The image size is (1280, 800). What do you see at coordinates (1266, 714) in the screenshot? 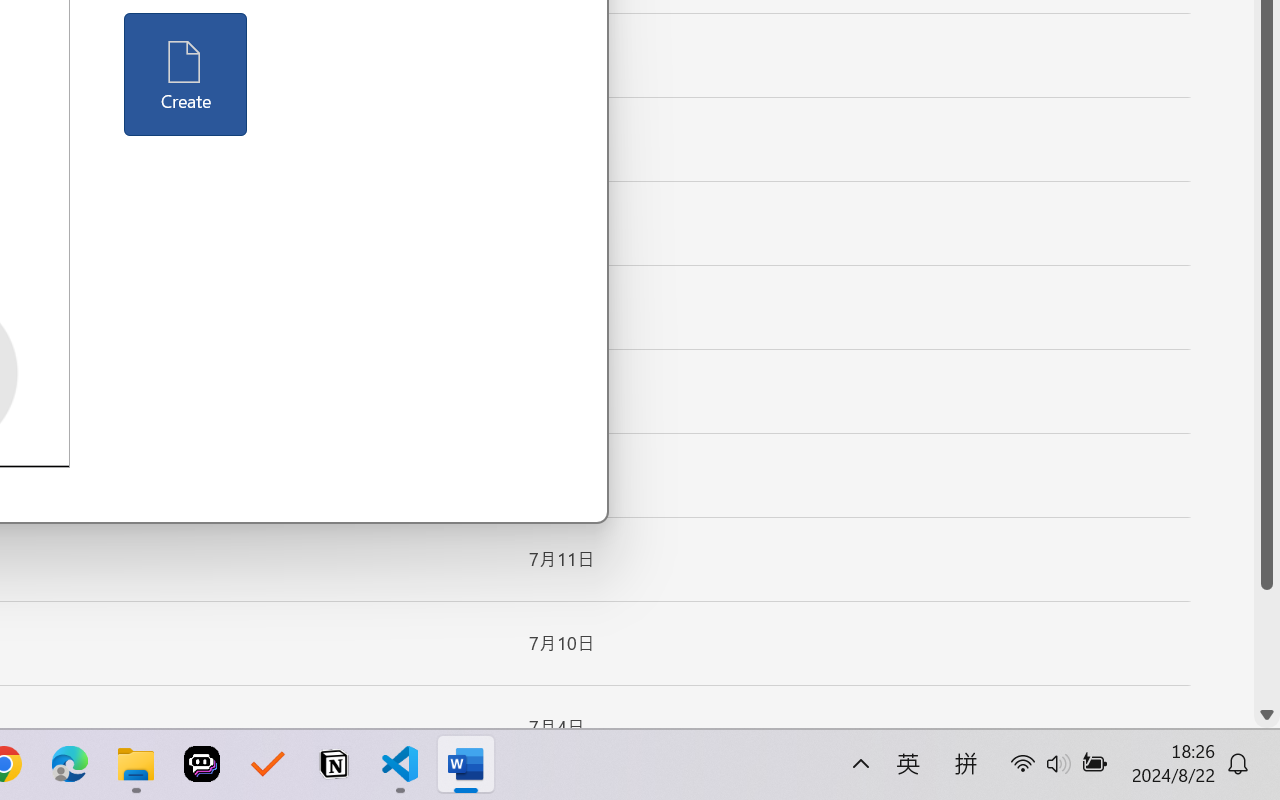
I see `'Line down'` at bounding box center [1266, 714].